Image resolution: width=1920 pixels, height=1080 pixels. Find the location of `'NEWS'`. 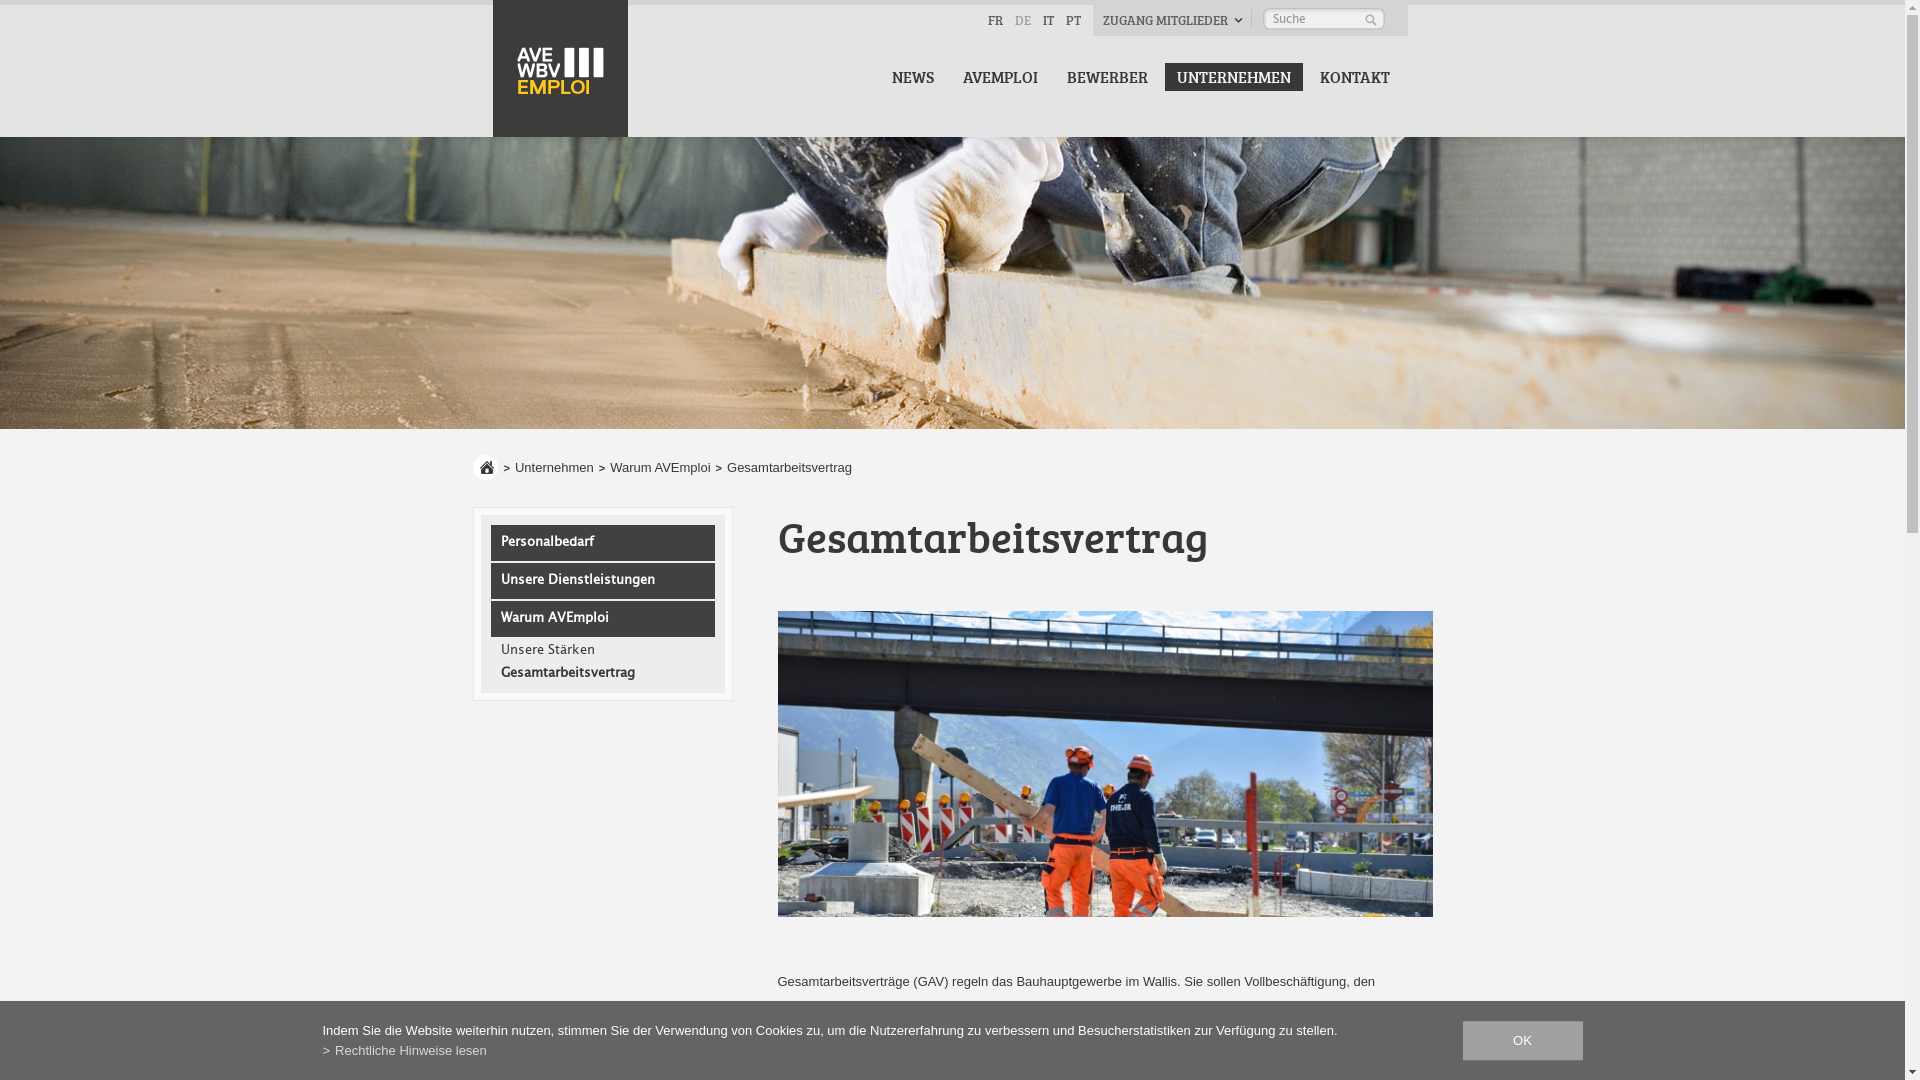

'NEWS' is located at coordinates (879, 76).